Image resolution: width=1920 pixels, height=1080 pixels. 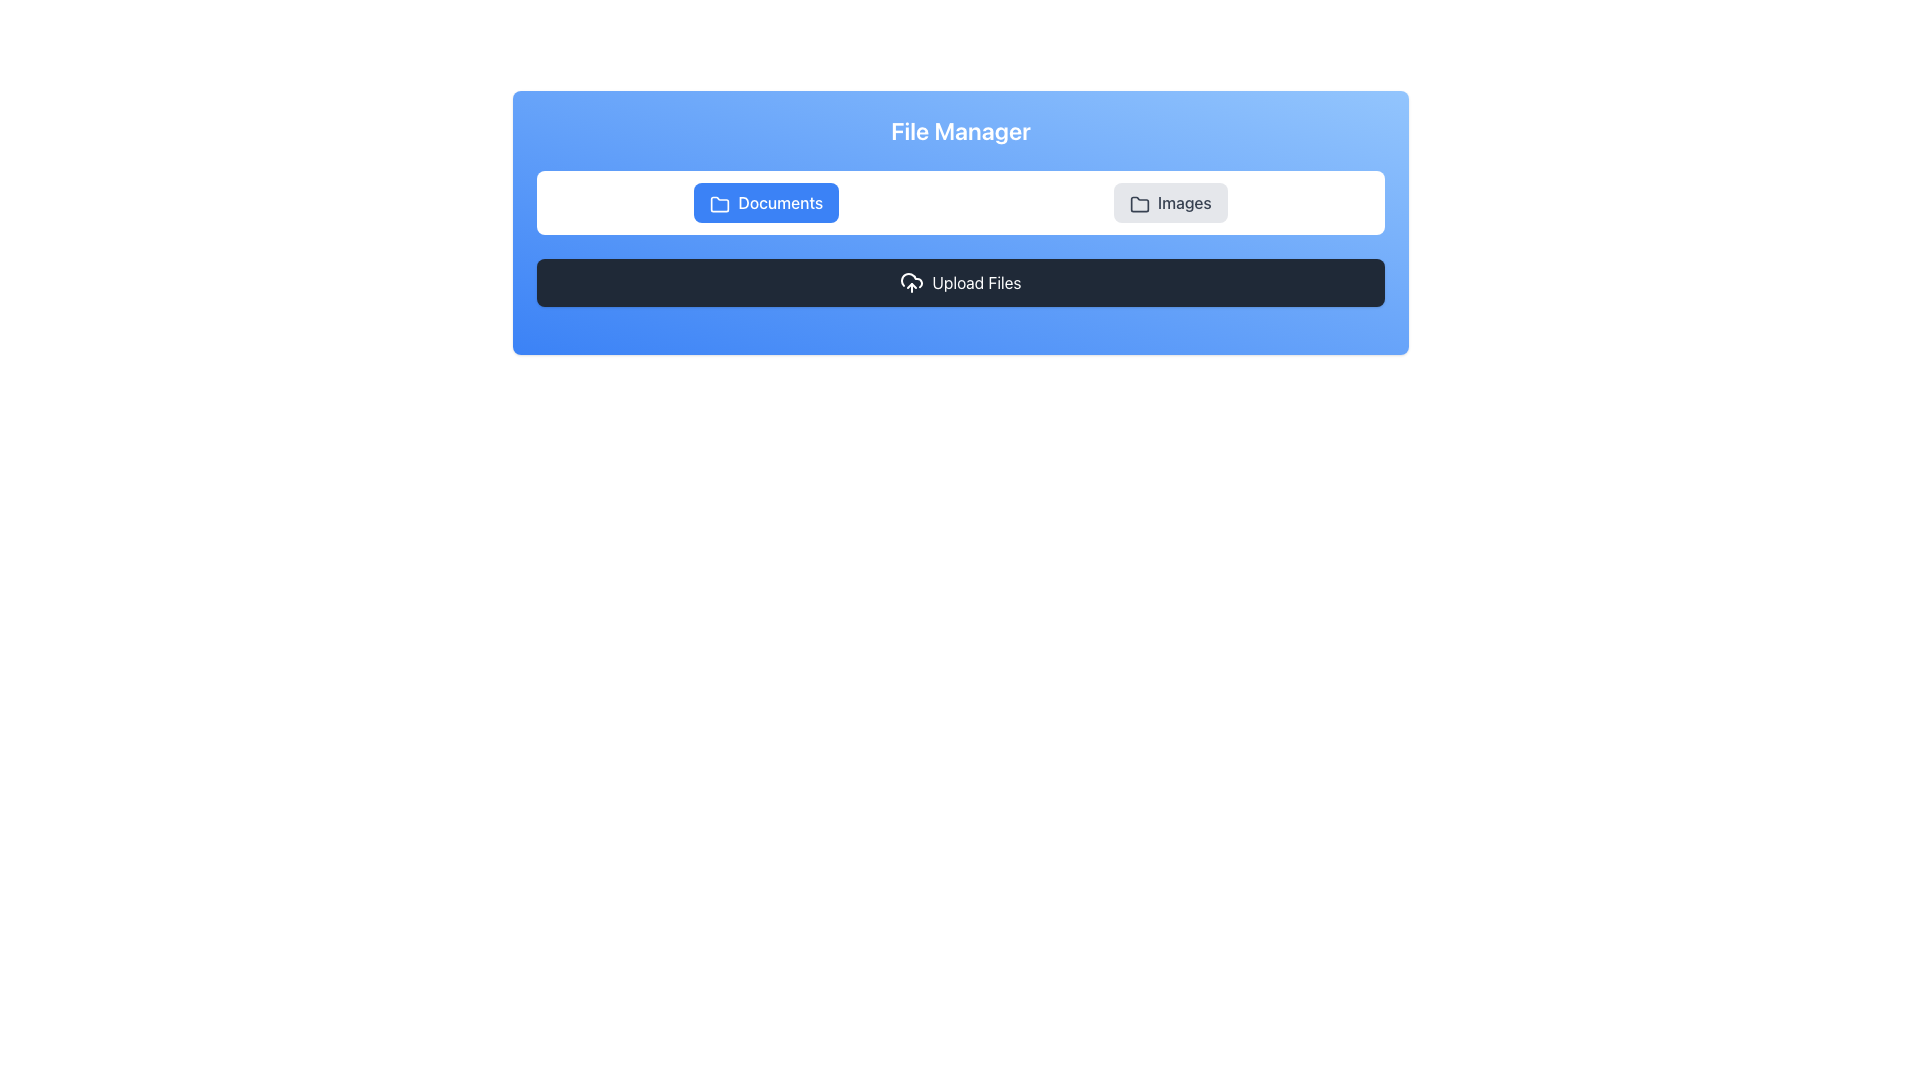 I want to click on the 'Documents' button located in the top-left section of the button group, so click(x=765, y=203).